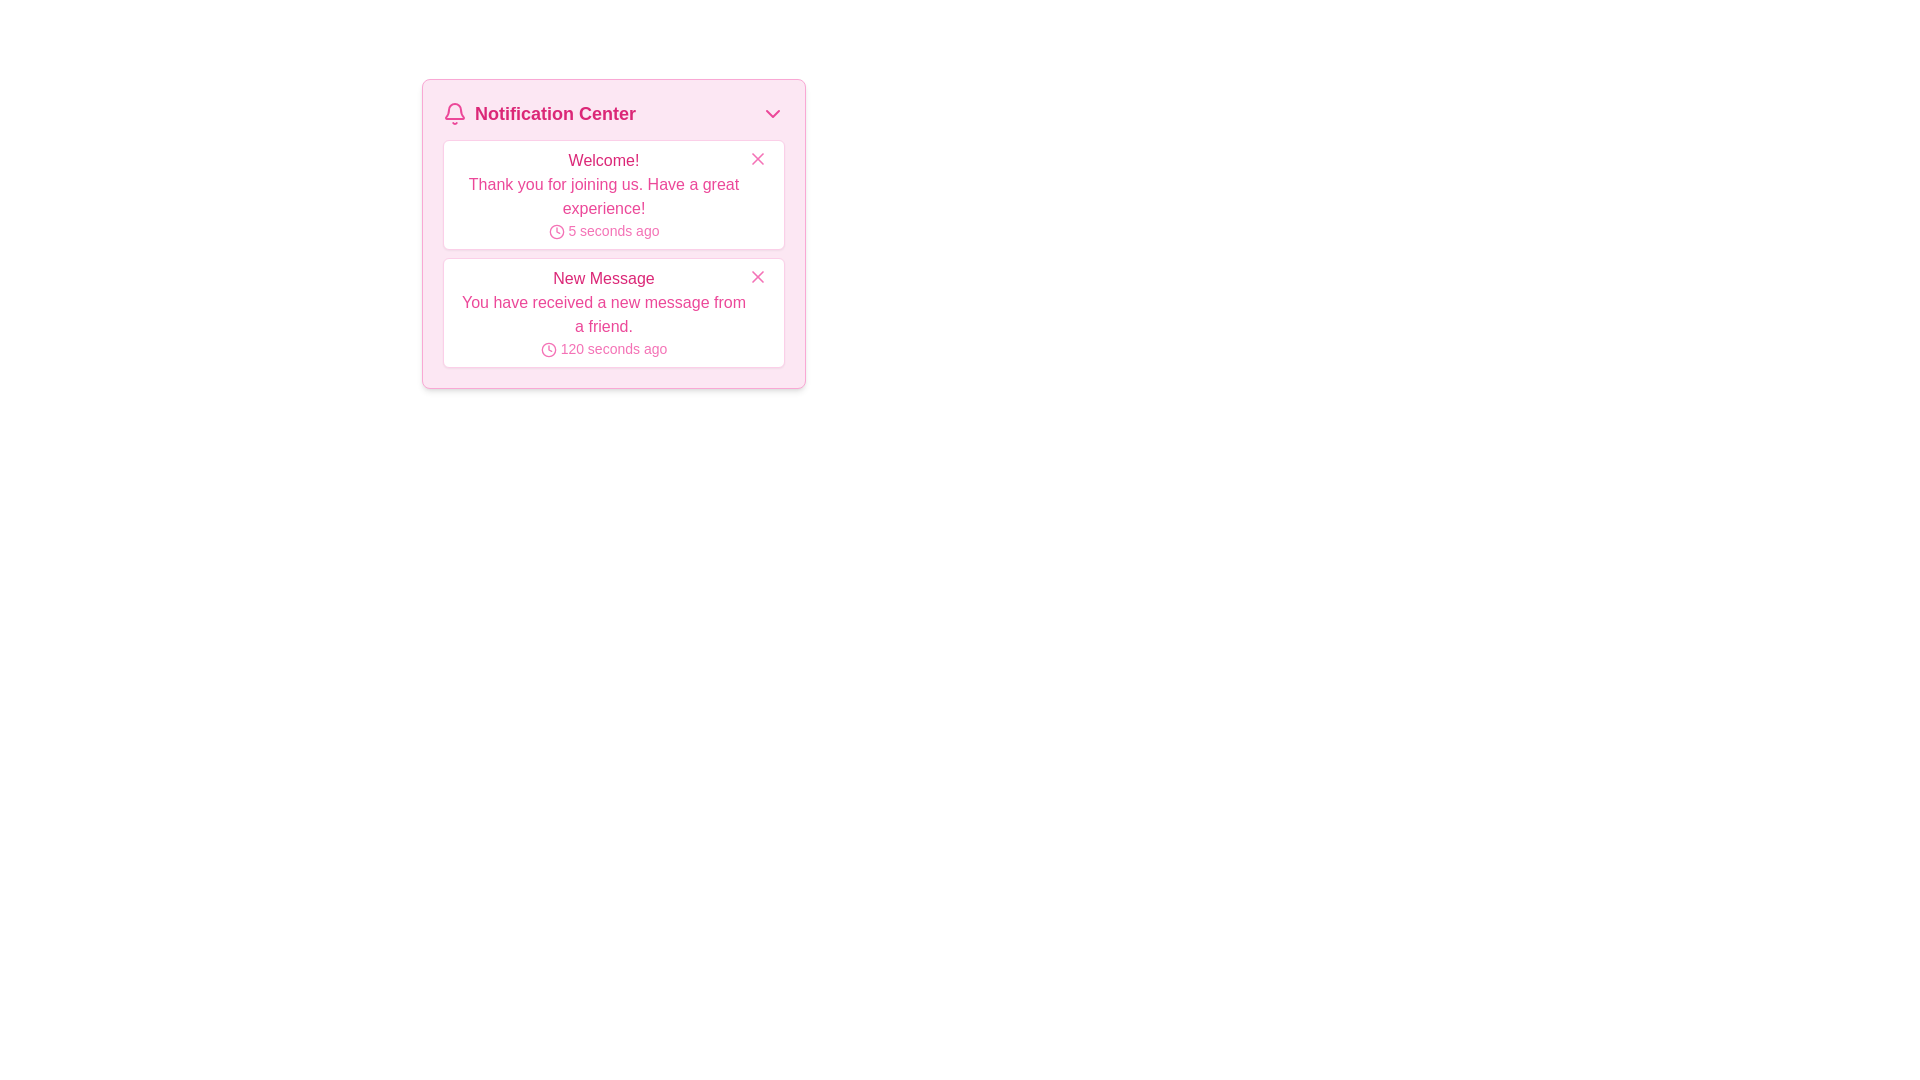 The image size is (1920, 1080). Describe the element at coordinates (603, 278) in the screenshot. I see `text displayed on the 'New Message' label, which is in bold pink font and part of a notification structure` at that location.